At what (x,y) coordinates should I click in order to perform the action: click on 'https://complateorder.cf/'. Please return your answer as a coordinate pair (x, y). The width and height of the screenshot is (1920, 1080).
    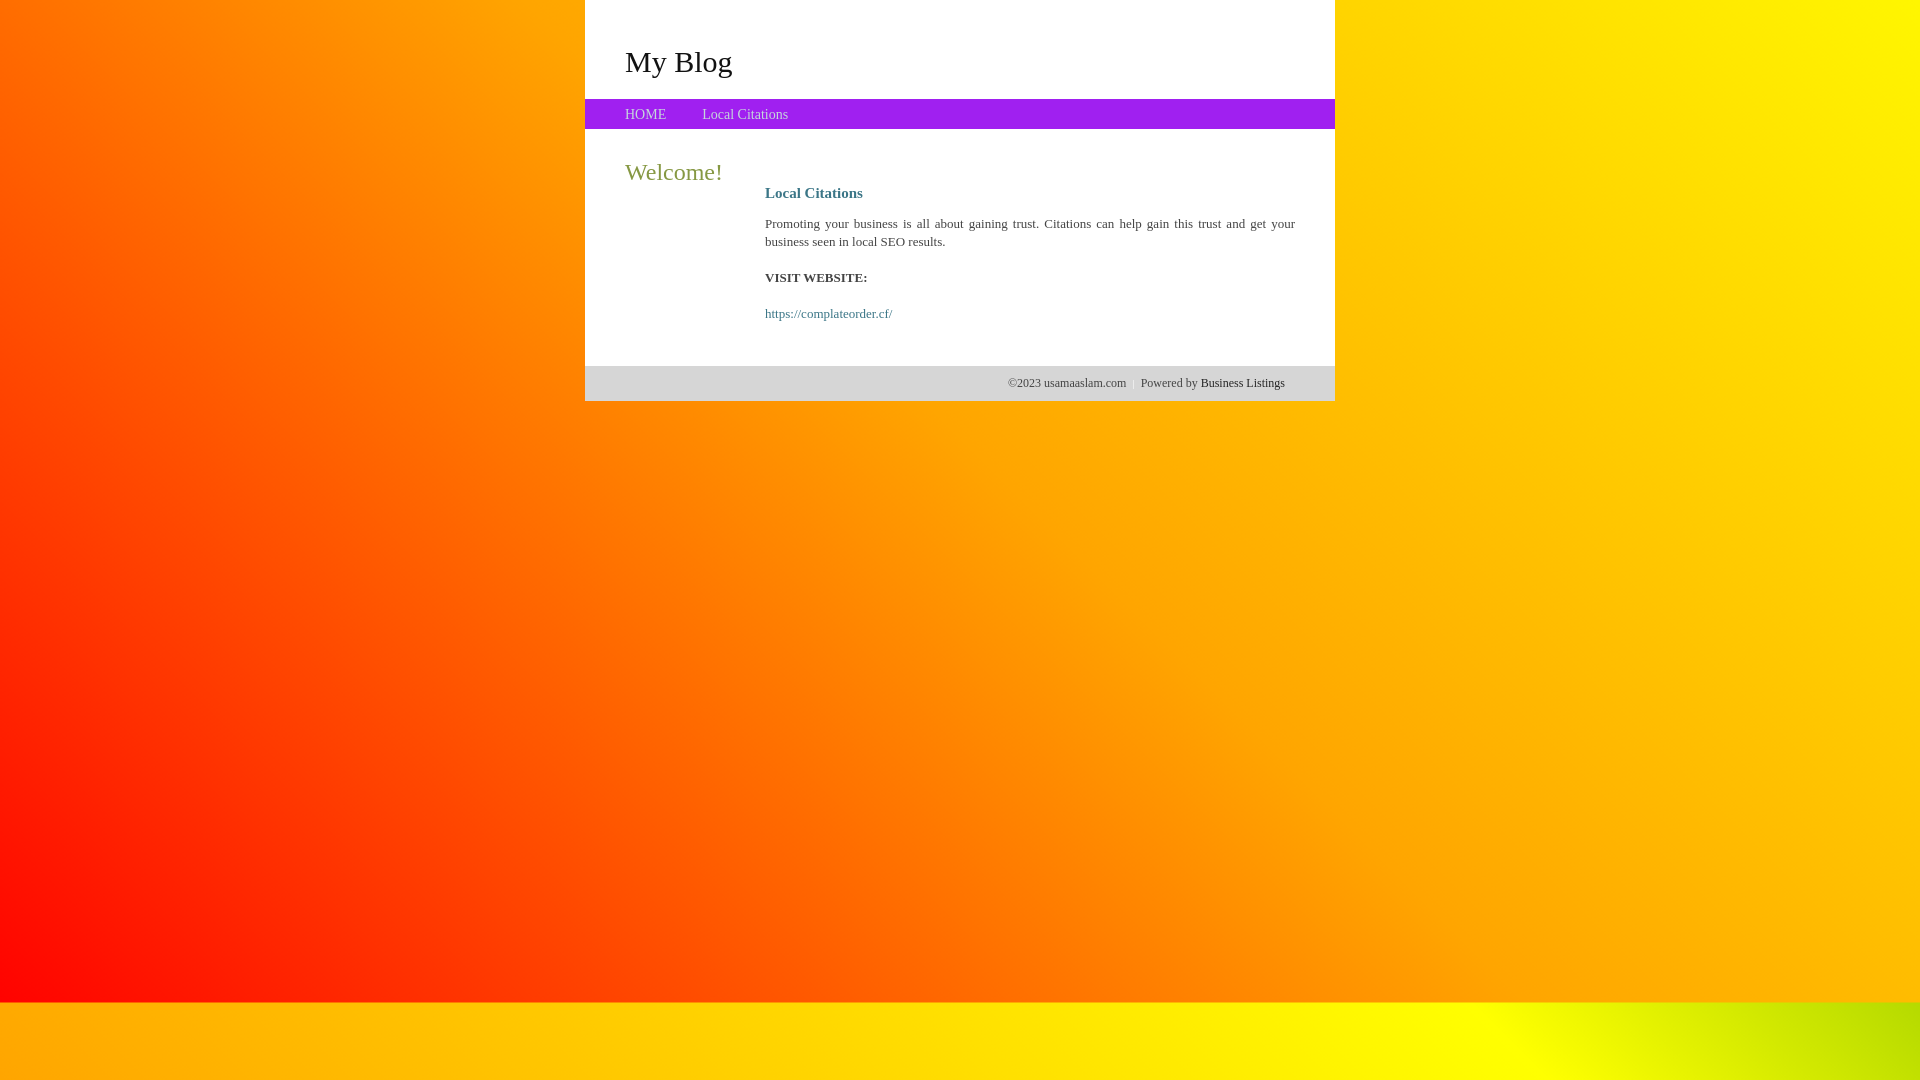
    Looking at the image, I should click on (828, 313).